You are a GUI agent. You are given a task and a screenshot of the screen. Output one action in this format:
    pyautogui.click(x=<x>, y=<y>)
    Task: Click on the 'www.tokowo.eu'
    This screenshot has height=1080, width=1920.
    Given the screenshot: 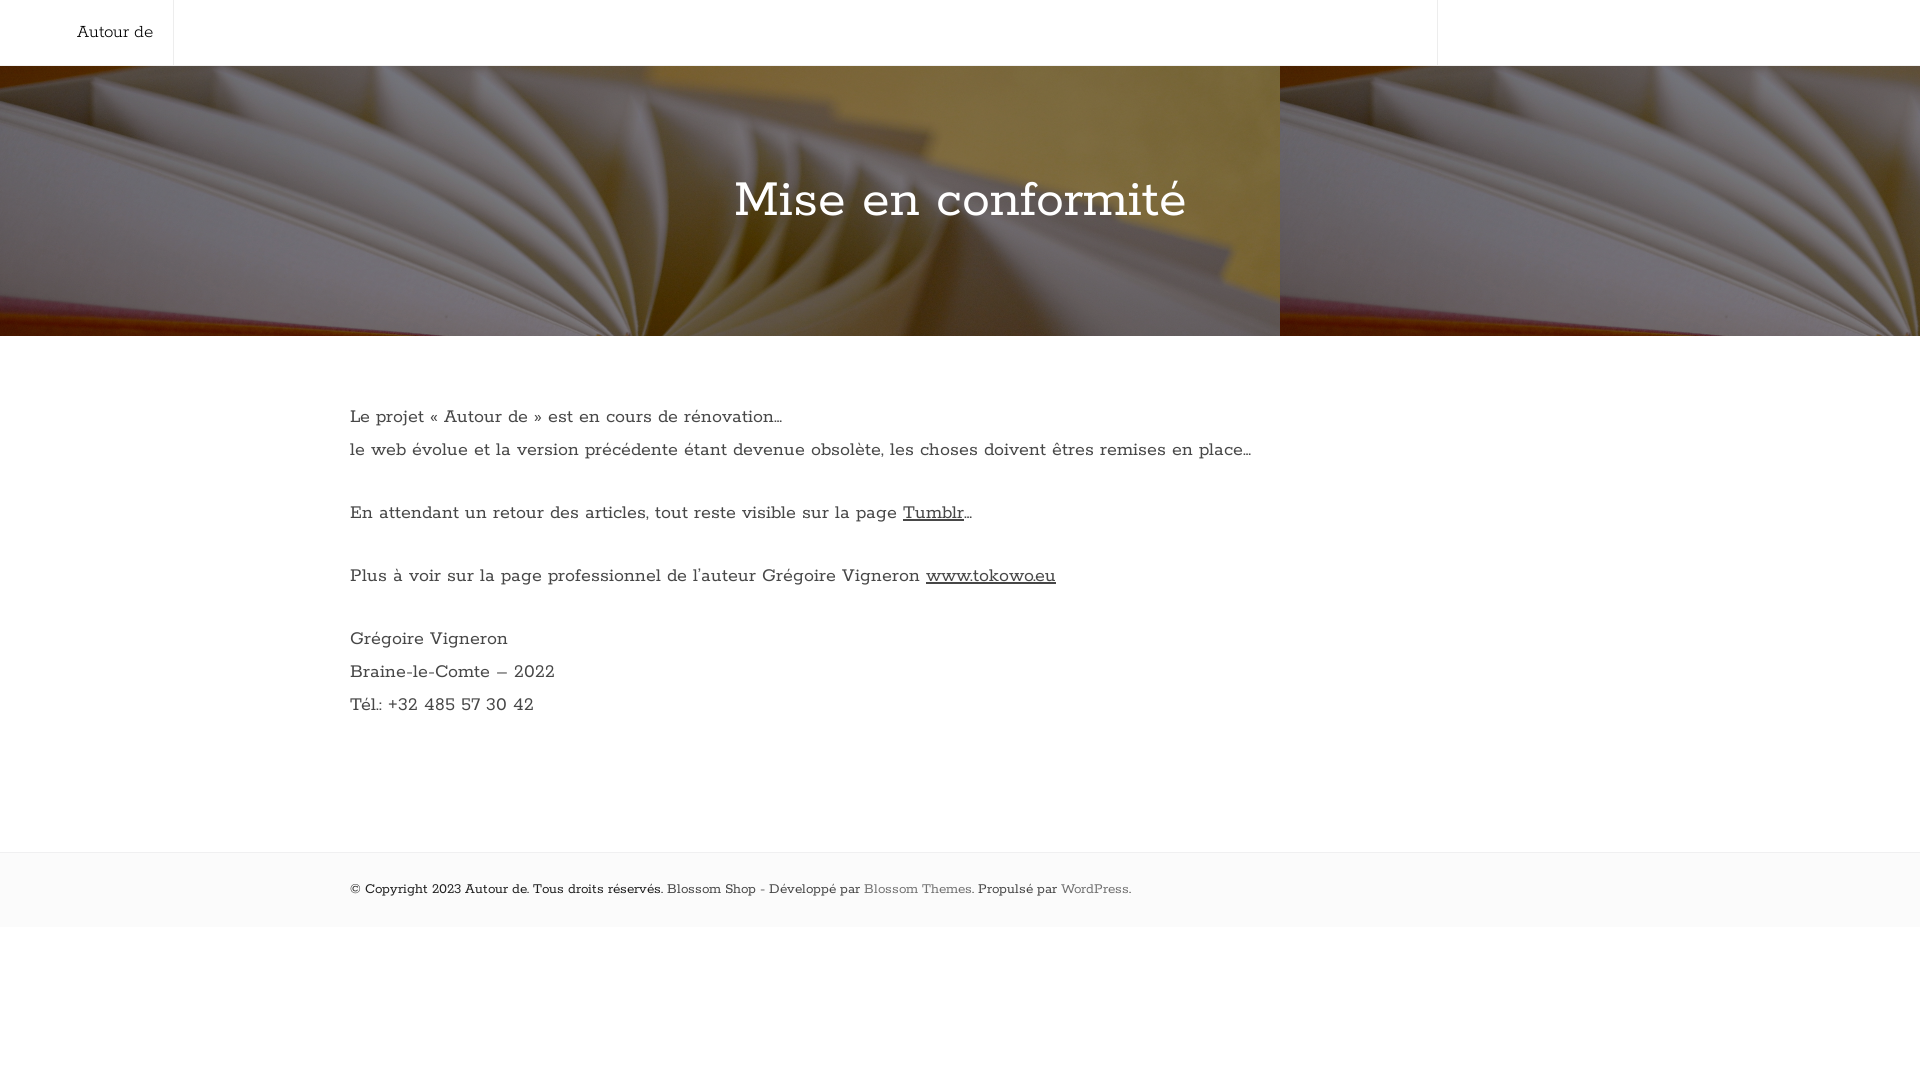 What is the action you would take?
    pyautogui.click(x=925, y=575)
    